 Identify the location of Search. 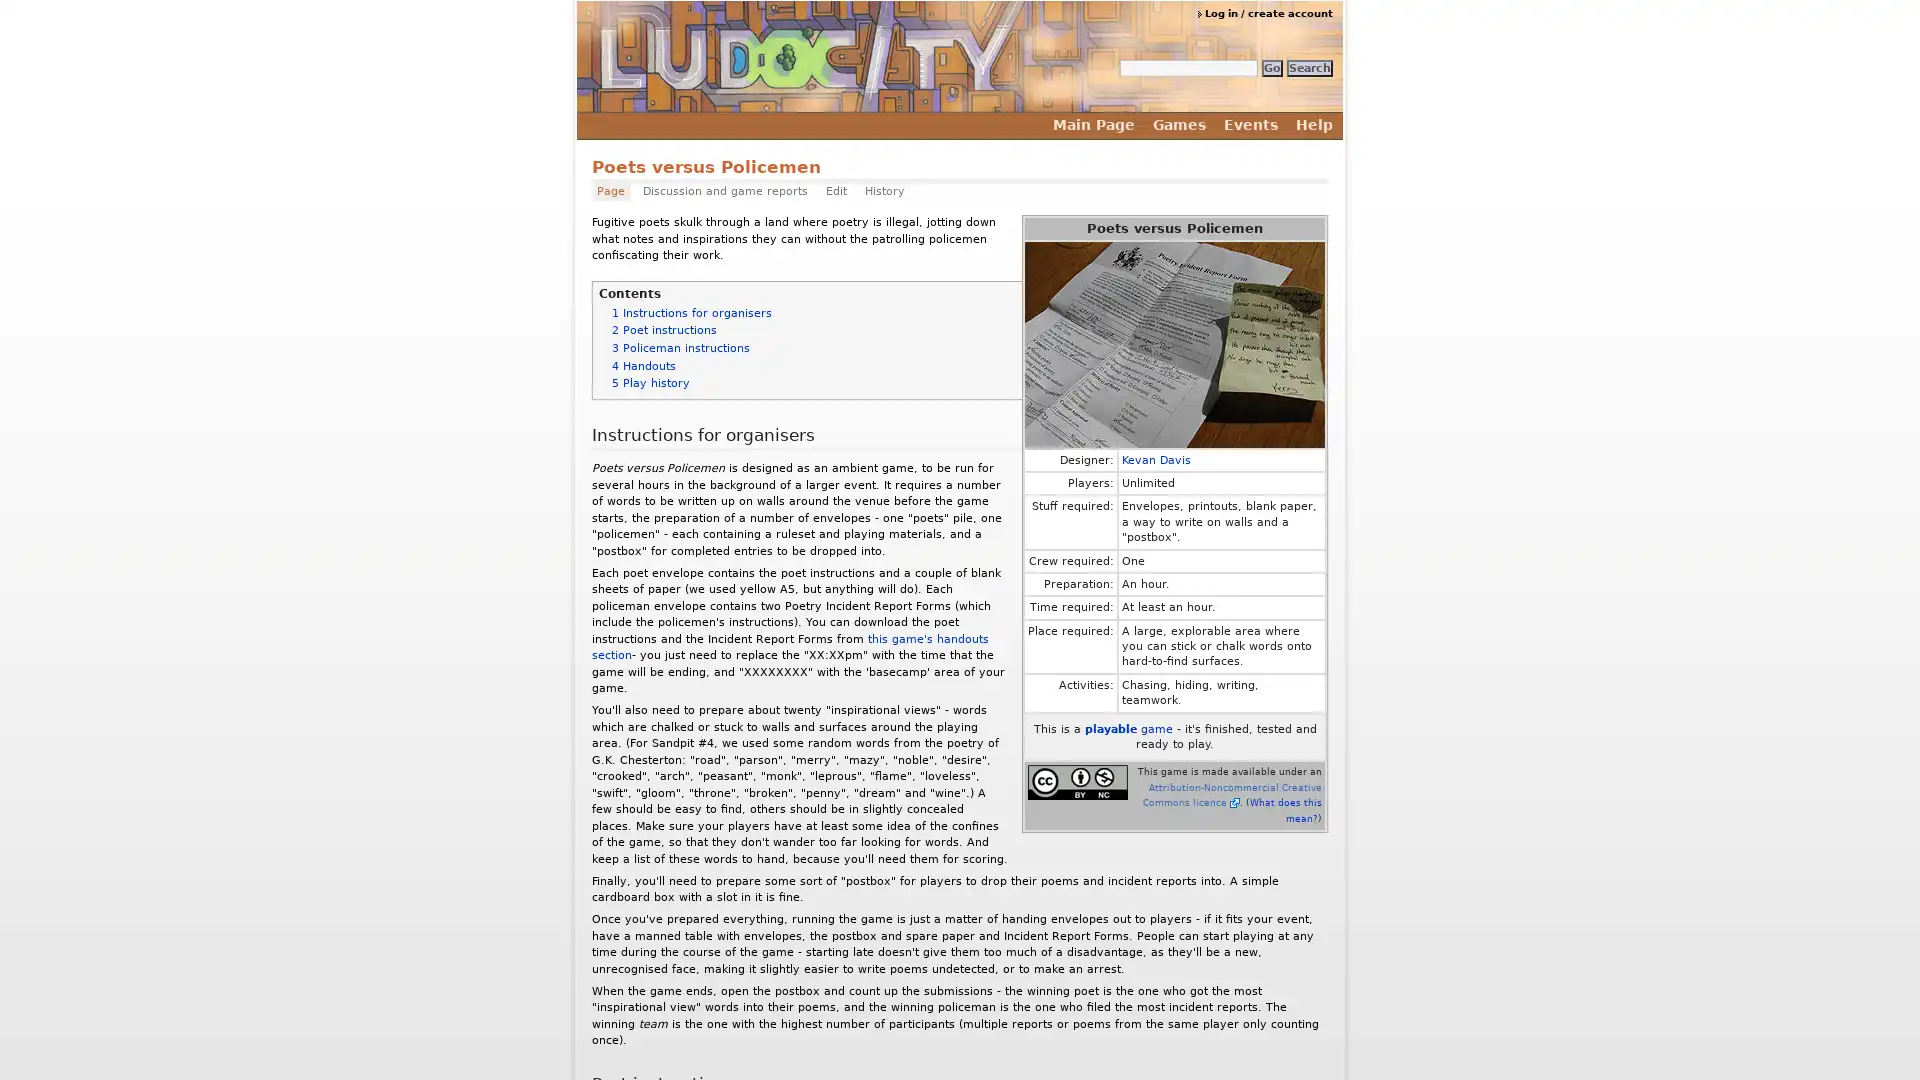
(1310, 67).